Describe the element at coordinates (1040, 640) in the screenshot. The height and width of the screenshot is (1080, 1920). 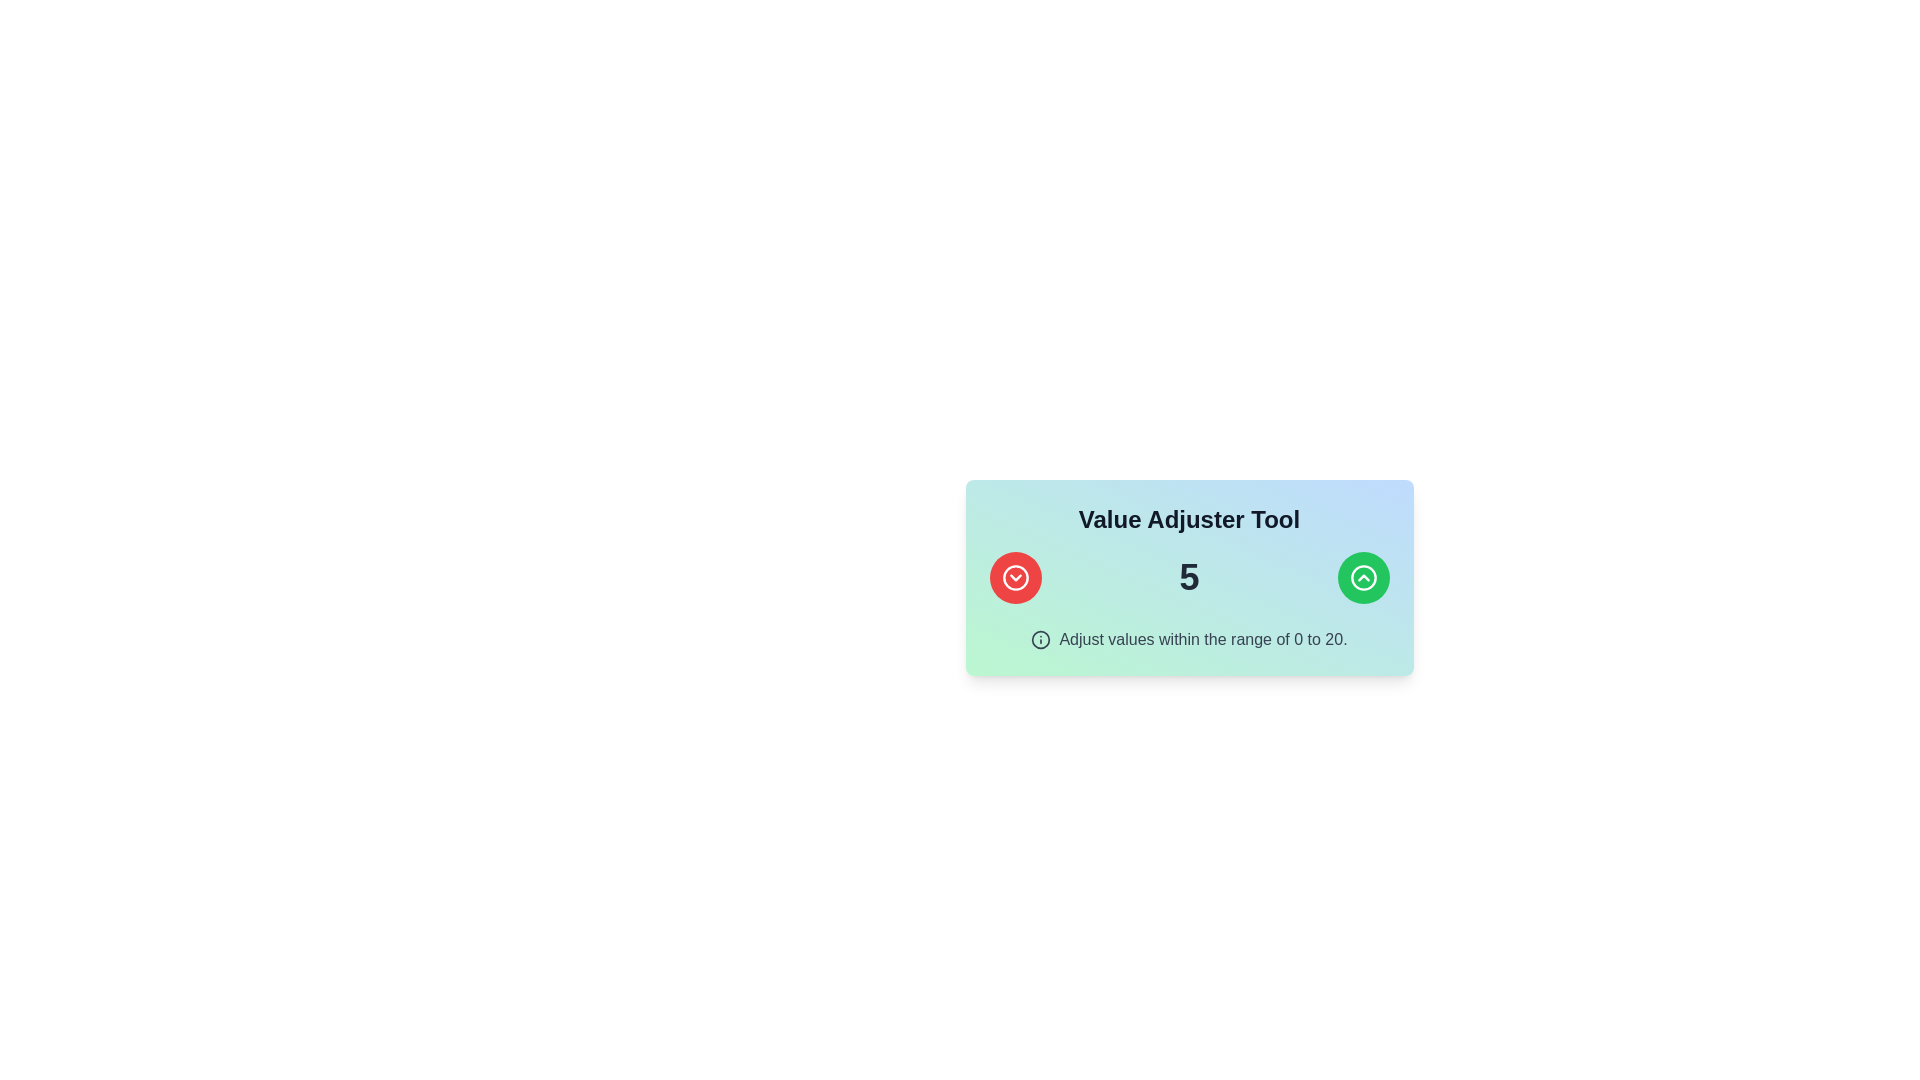
I see `the circular gray 'info' icon located in the bottom text area of the value adjustment card` at that location.